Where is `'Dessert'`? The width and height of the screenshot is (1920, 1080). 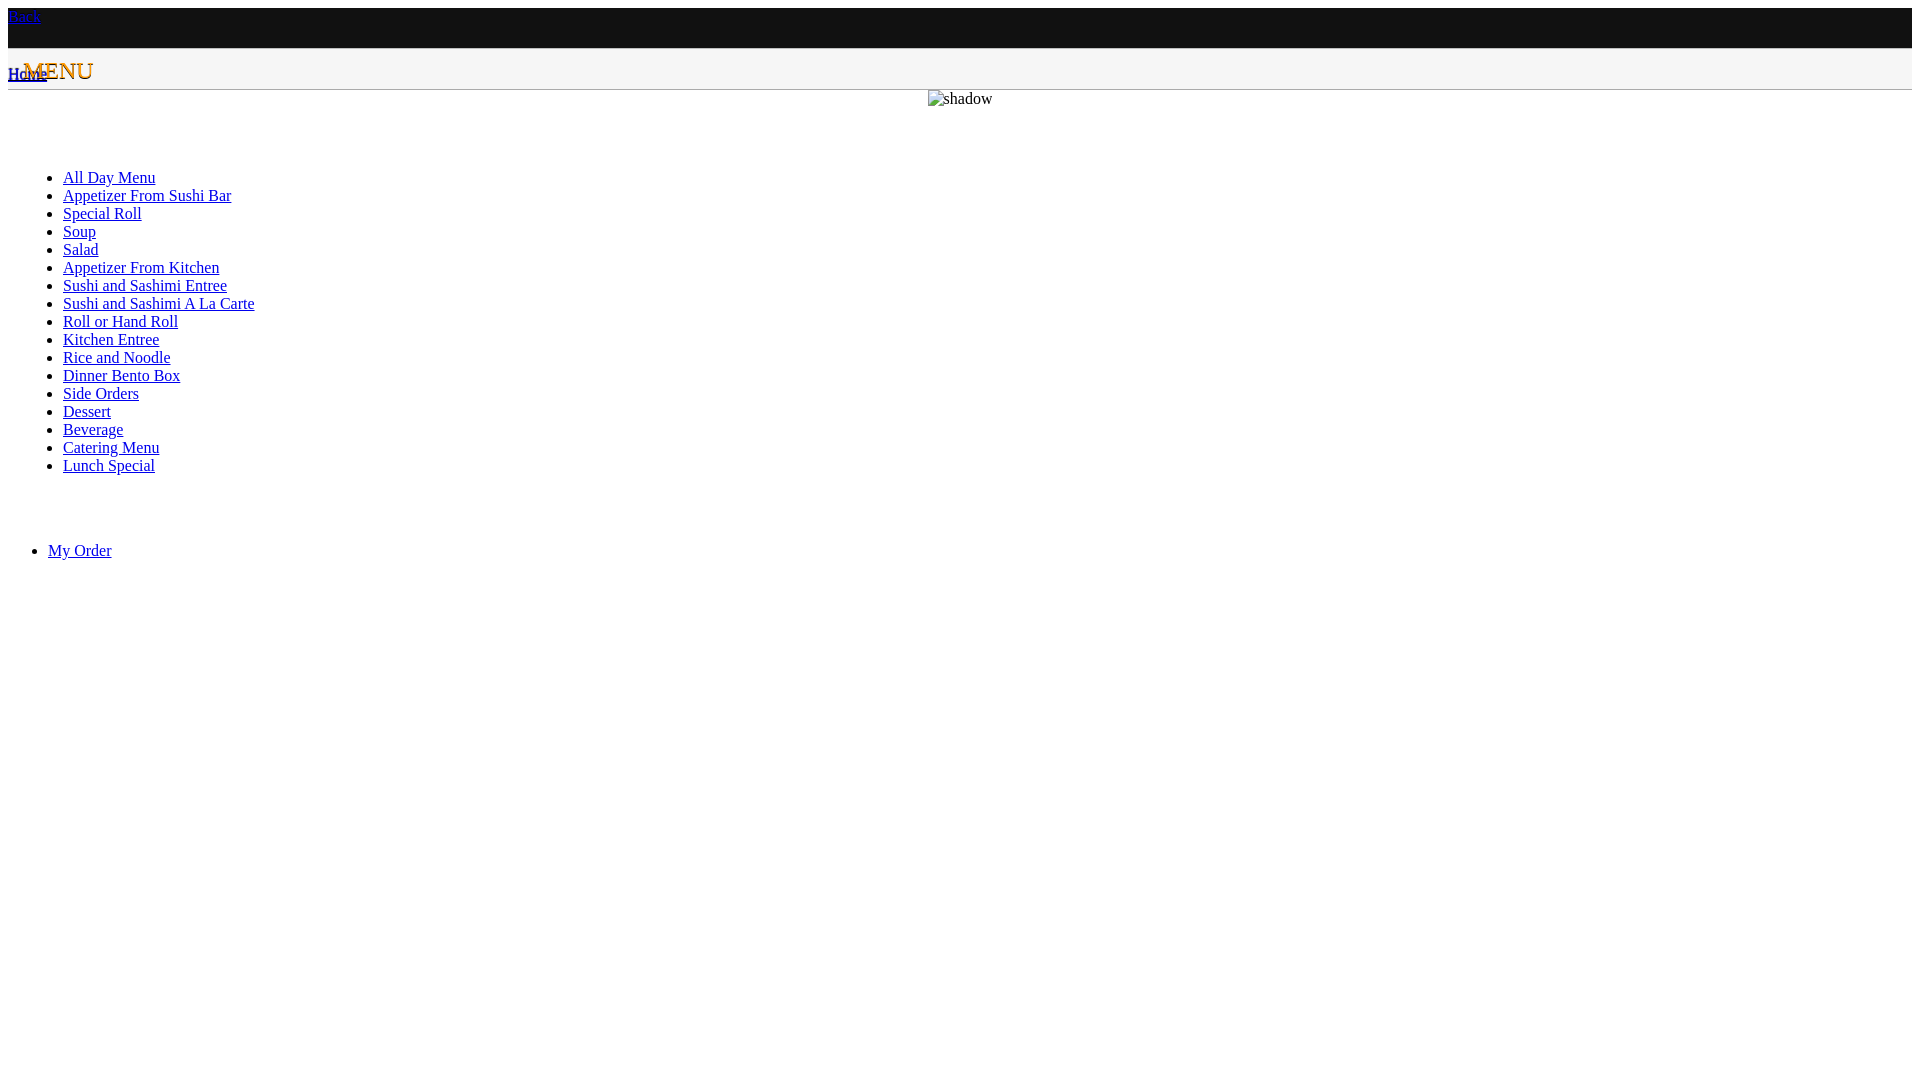
'Dessert' is located at coordinates (62, 410).